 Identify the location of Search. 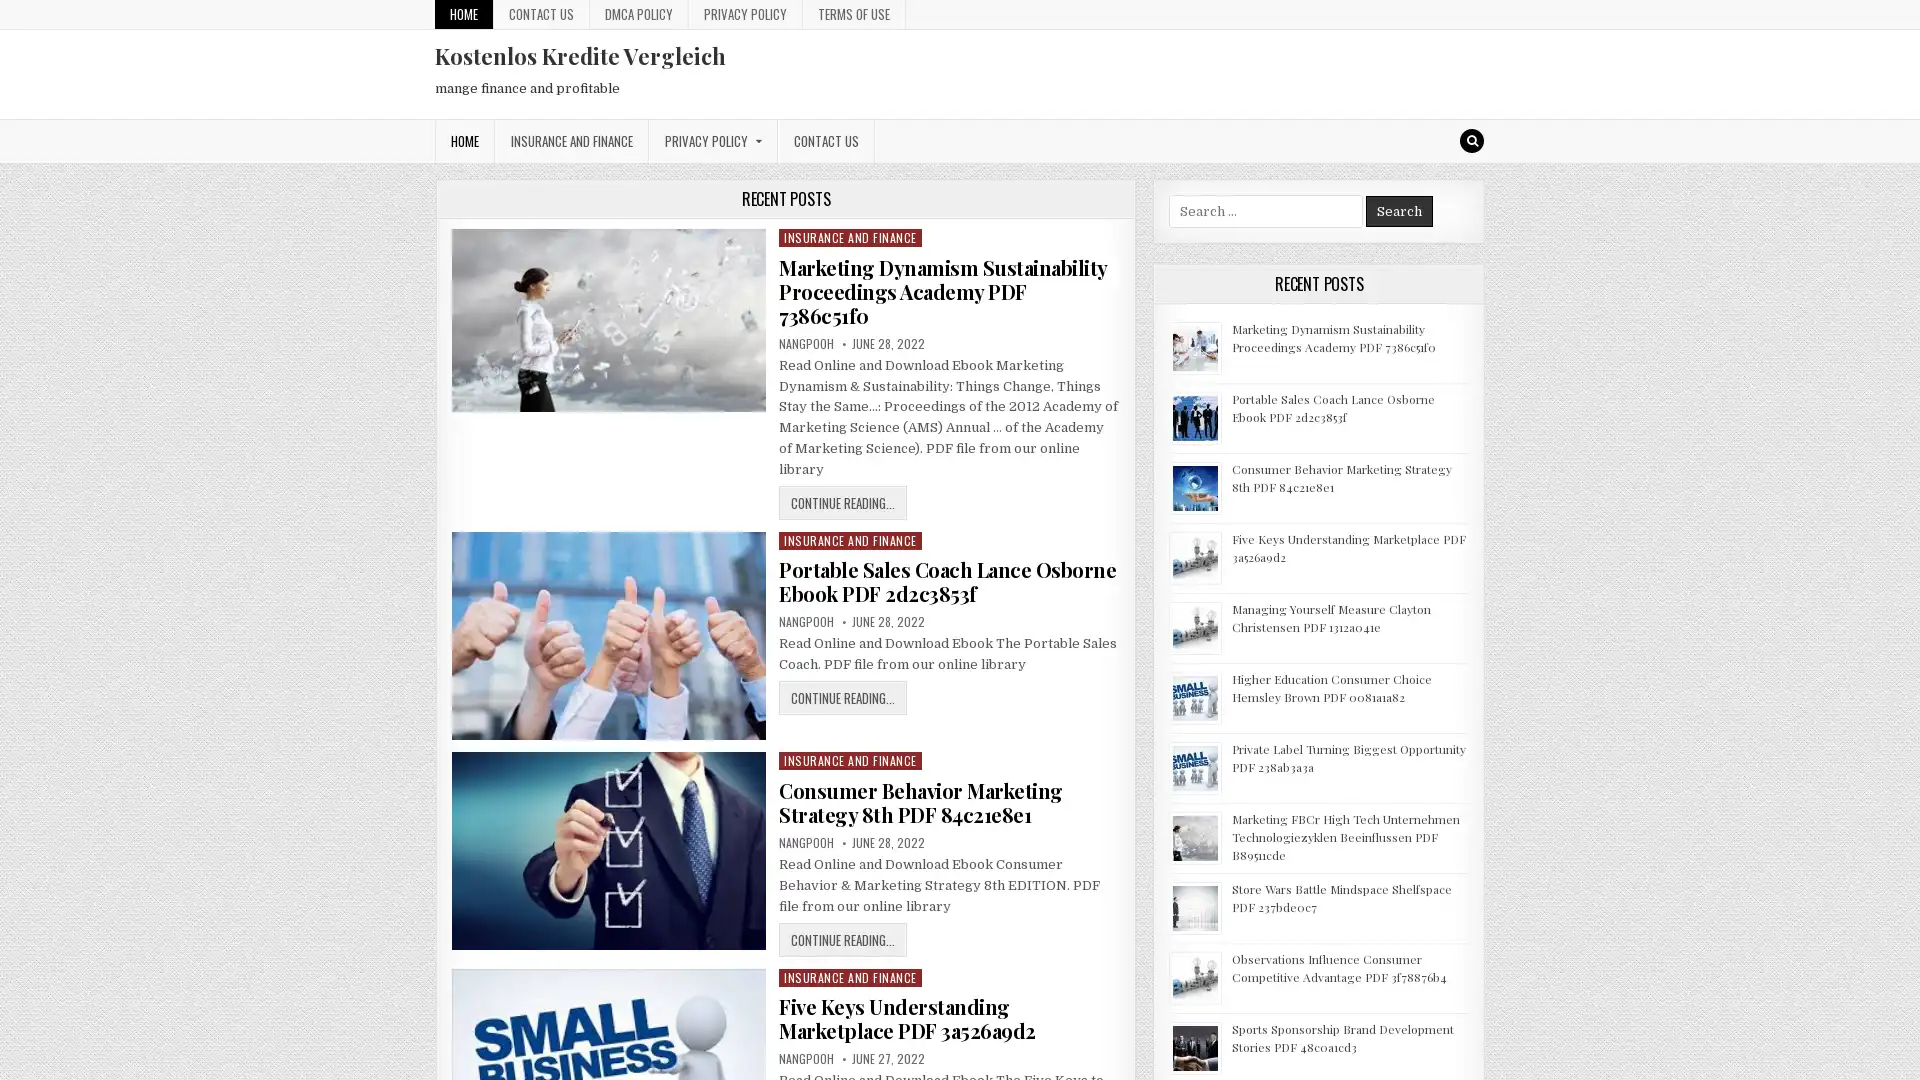
(1398, 211).